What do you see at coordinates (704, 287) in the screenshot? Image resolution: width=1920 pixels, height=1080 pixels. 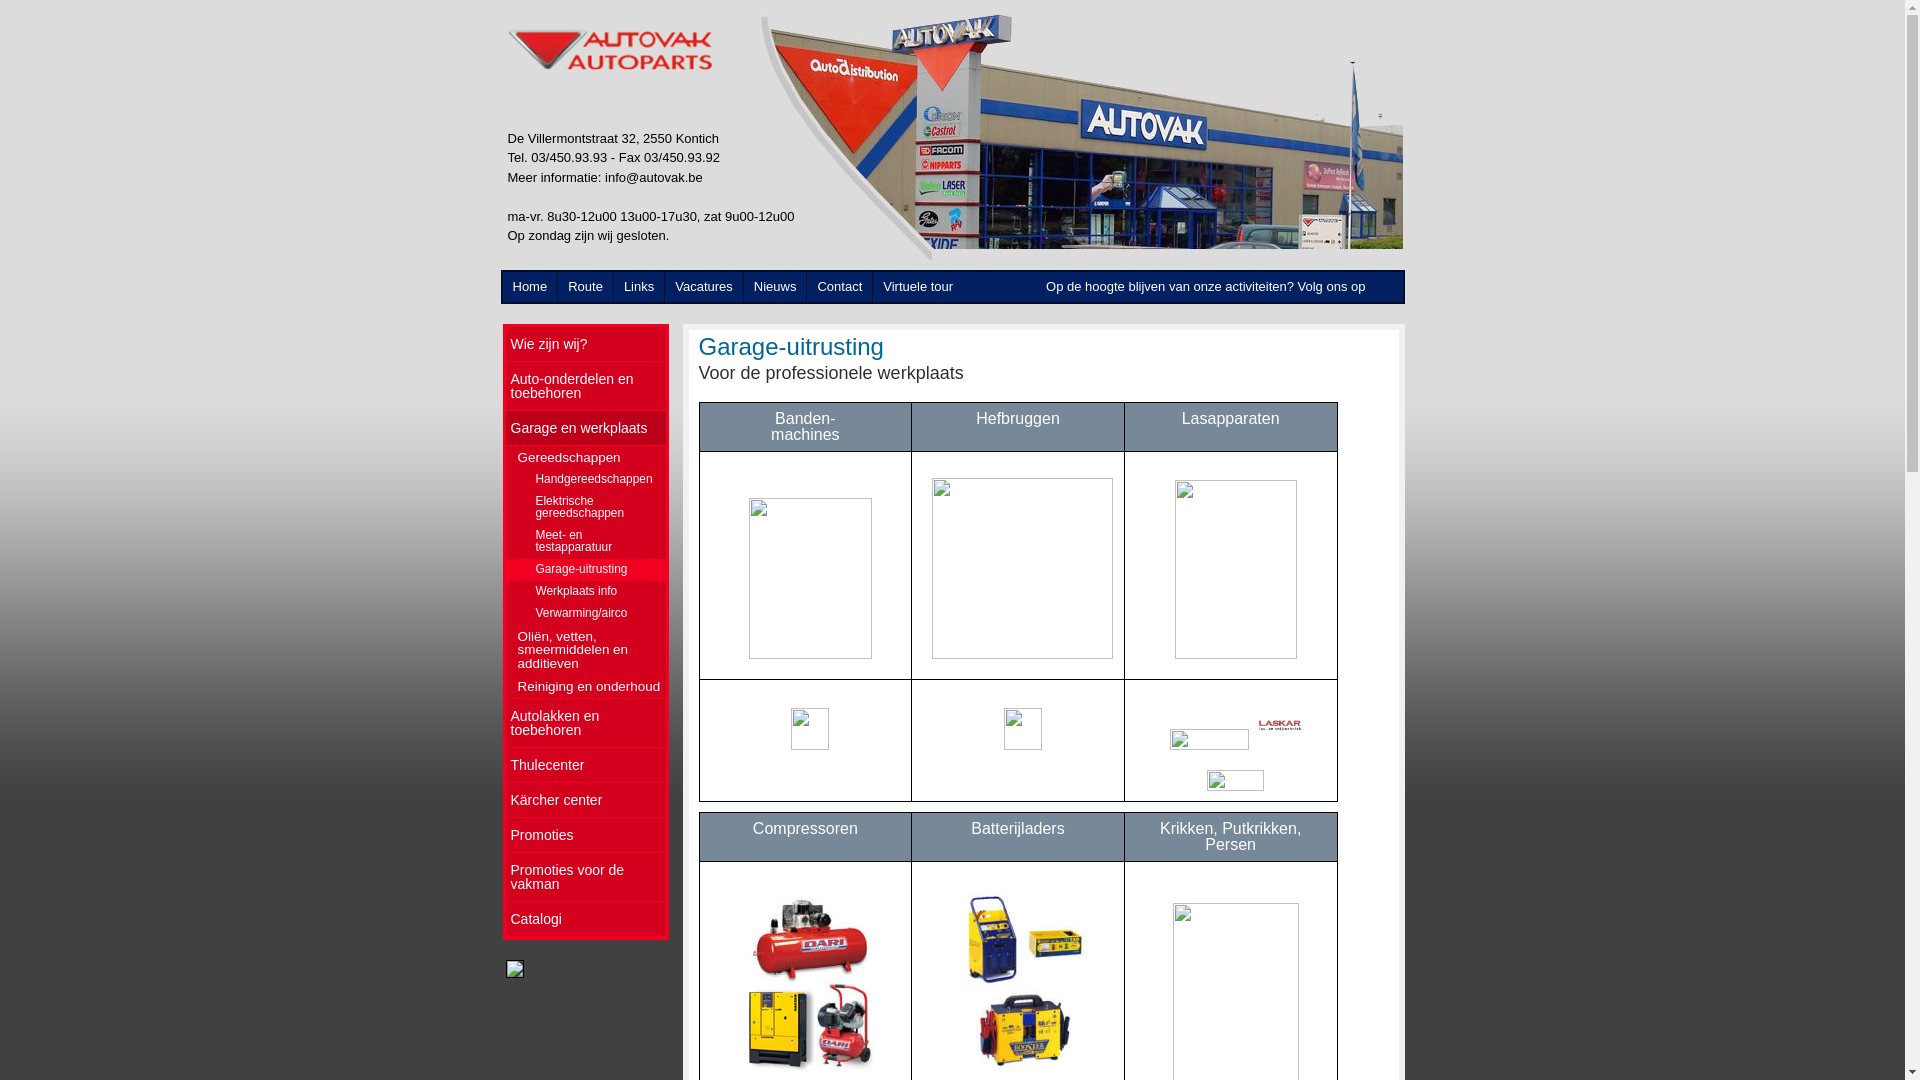 I see `'Vacatures'` at bounding box center [704, 287].